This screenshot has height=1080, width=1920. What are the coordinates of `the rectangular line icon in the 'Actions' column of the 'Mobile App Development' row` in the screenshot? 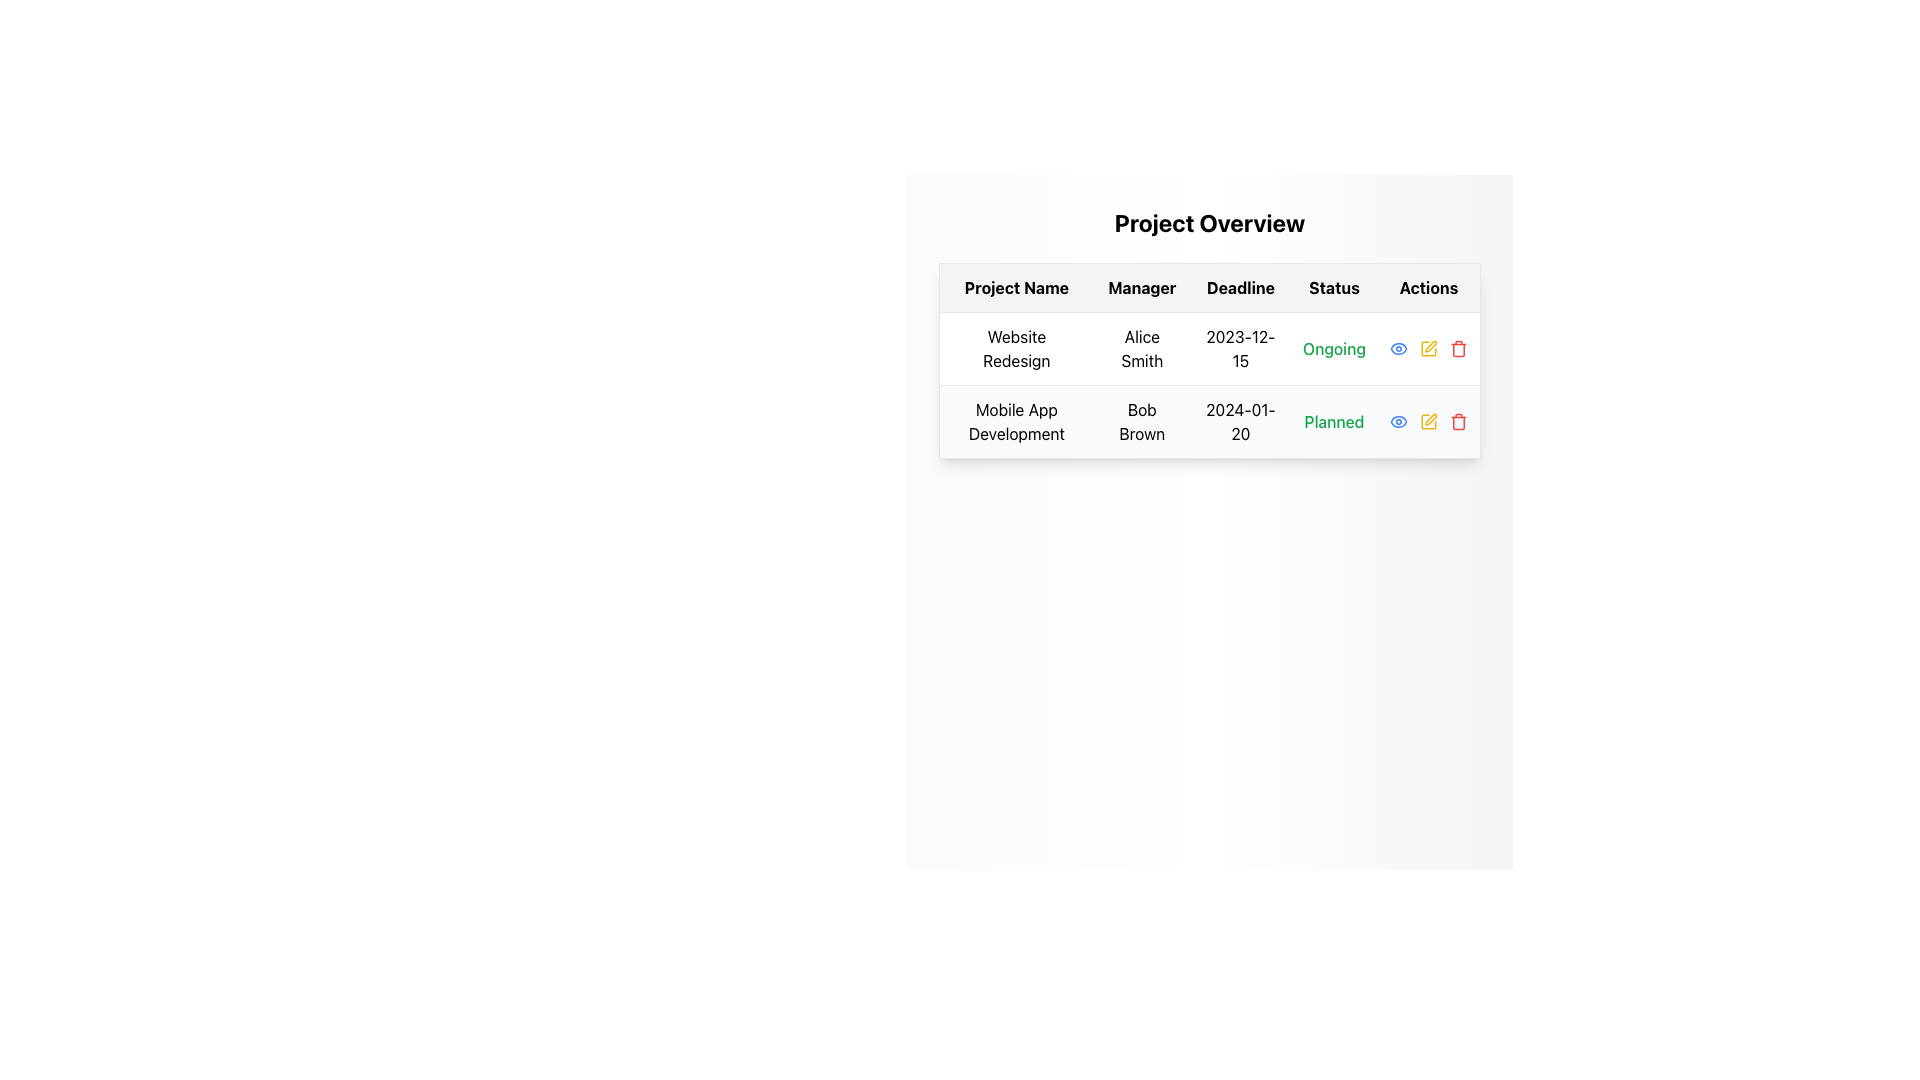 It's located at (1428, 420).